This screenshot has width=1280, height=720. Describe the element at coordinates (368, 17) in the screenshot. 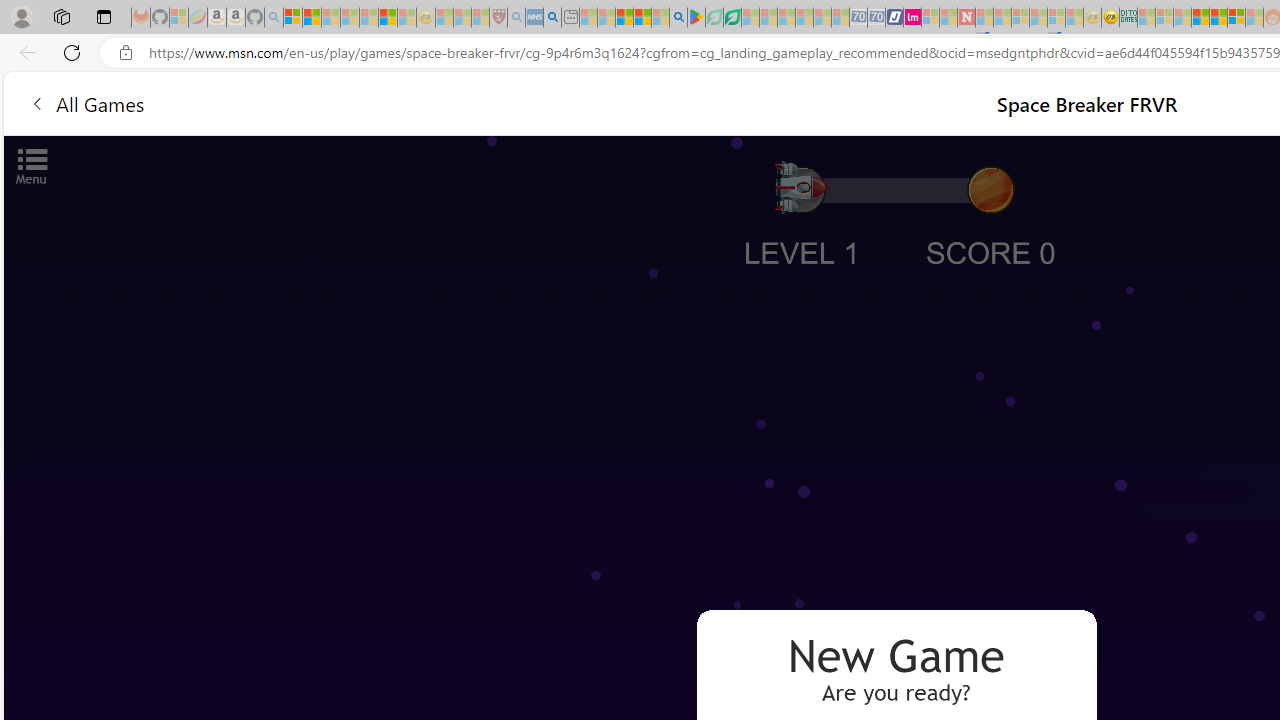

I see `'New Report Confirms 2023 Was Record Hot | Watch - Sleeping'` at that location.